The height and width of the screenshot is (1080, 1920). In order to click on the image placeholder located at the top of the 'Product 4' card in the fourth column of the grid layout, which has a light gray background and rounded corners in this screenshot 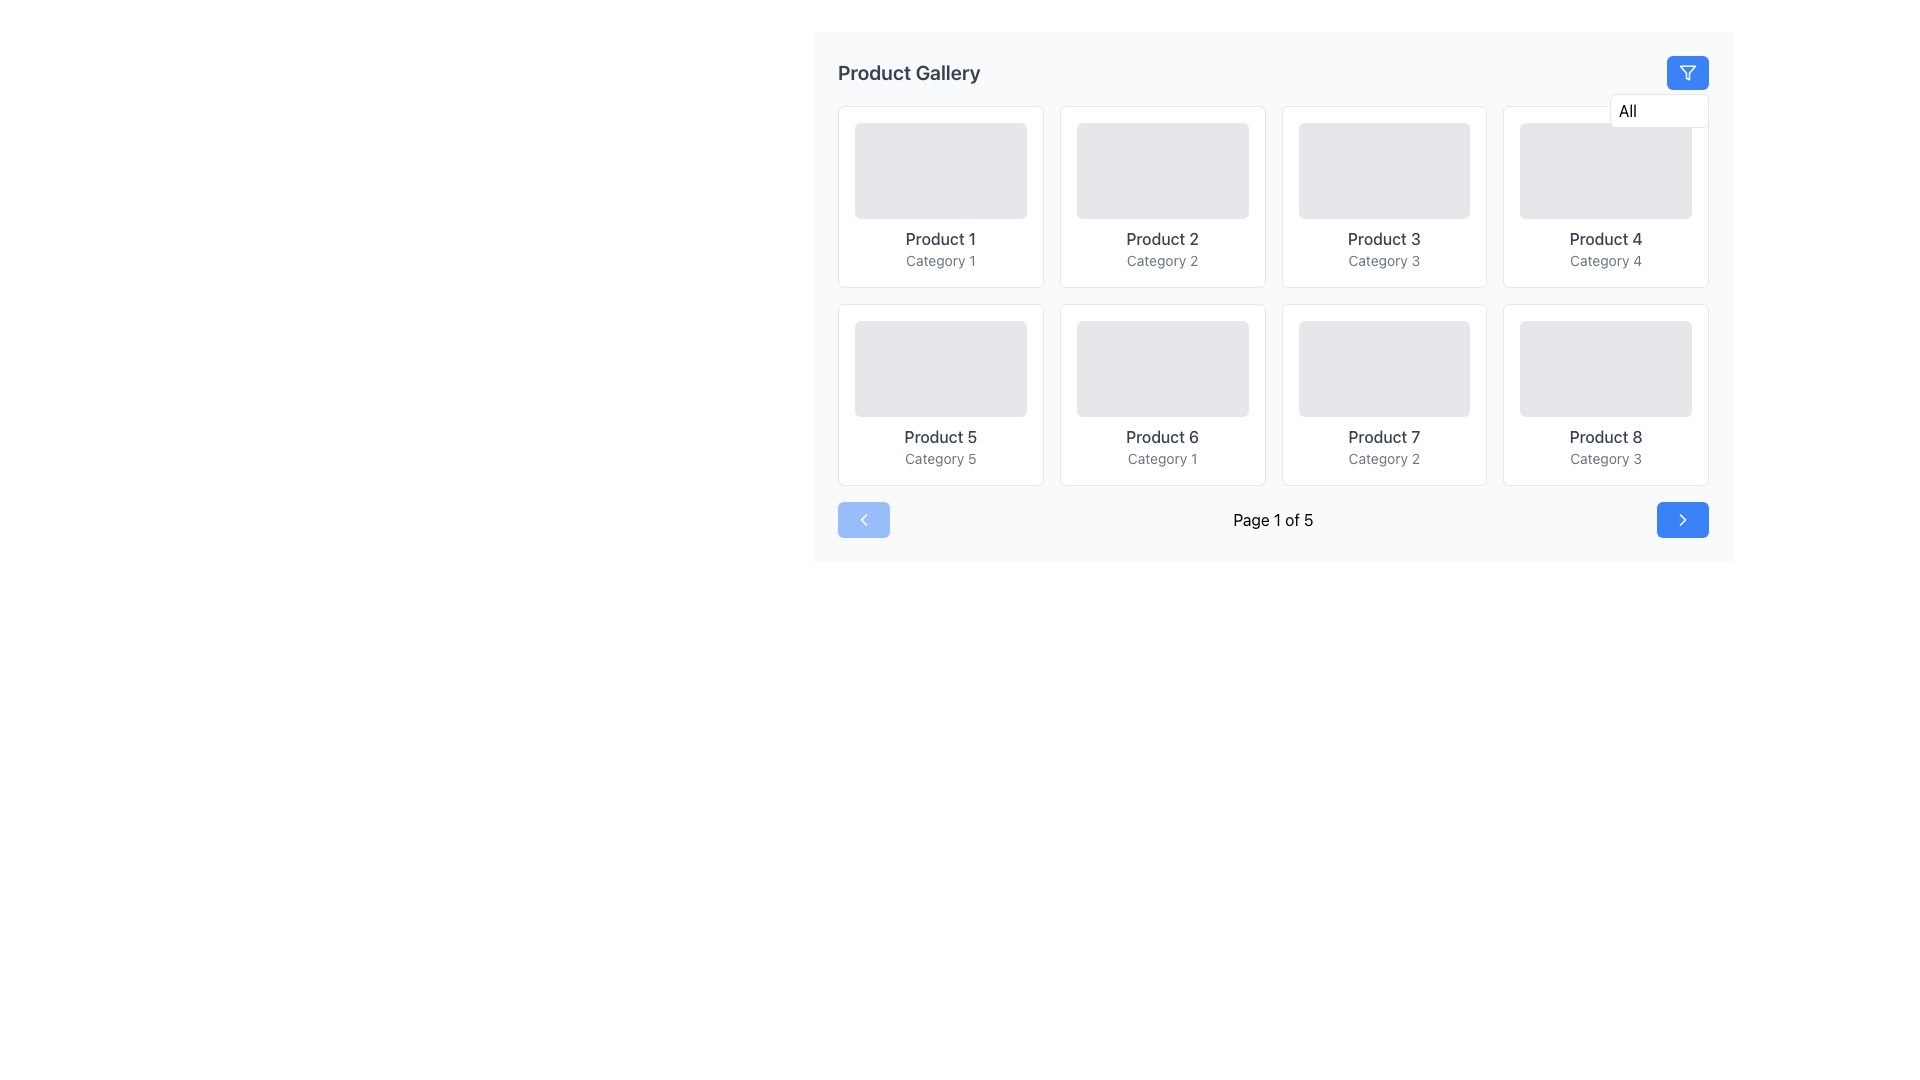, I will do `click(1606, 169)`.